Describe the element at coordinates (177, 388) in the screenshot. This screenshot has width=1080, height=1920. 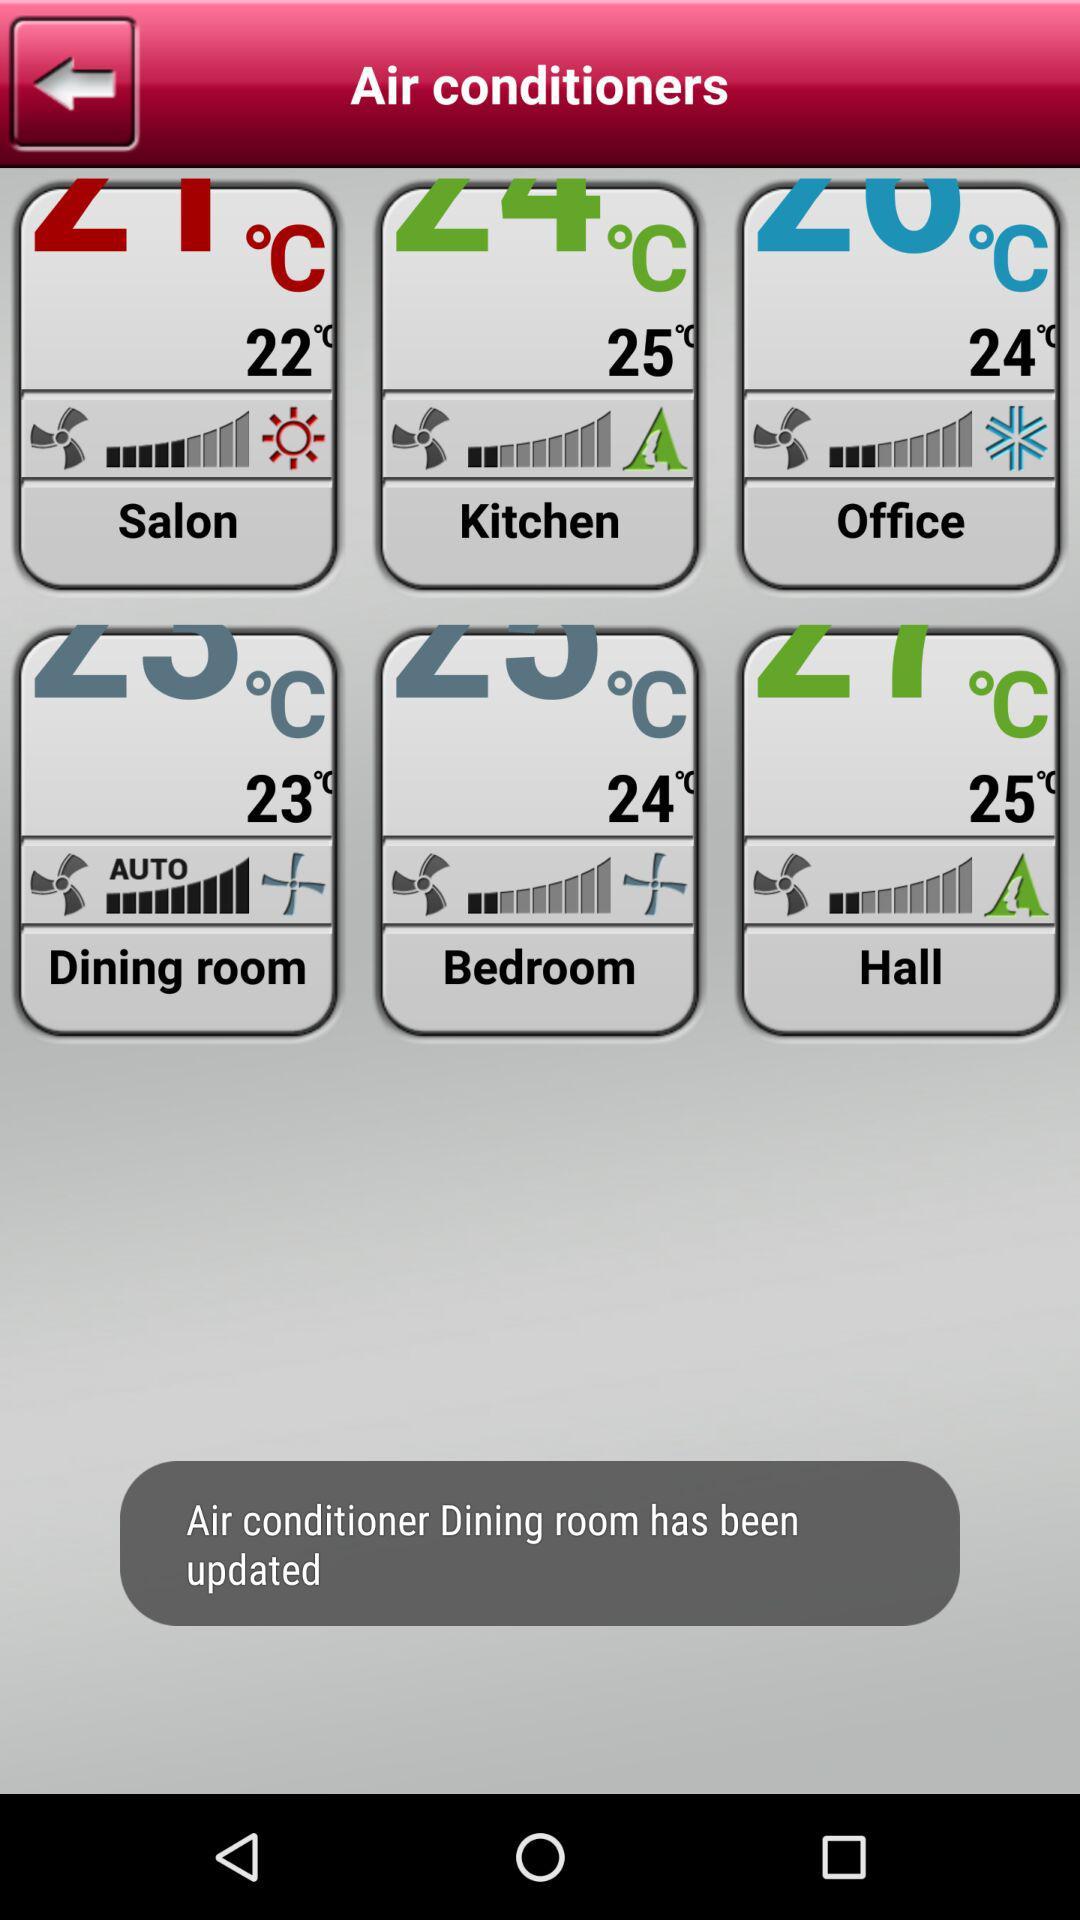
I see `control salon temperature` at that location.